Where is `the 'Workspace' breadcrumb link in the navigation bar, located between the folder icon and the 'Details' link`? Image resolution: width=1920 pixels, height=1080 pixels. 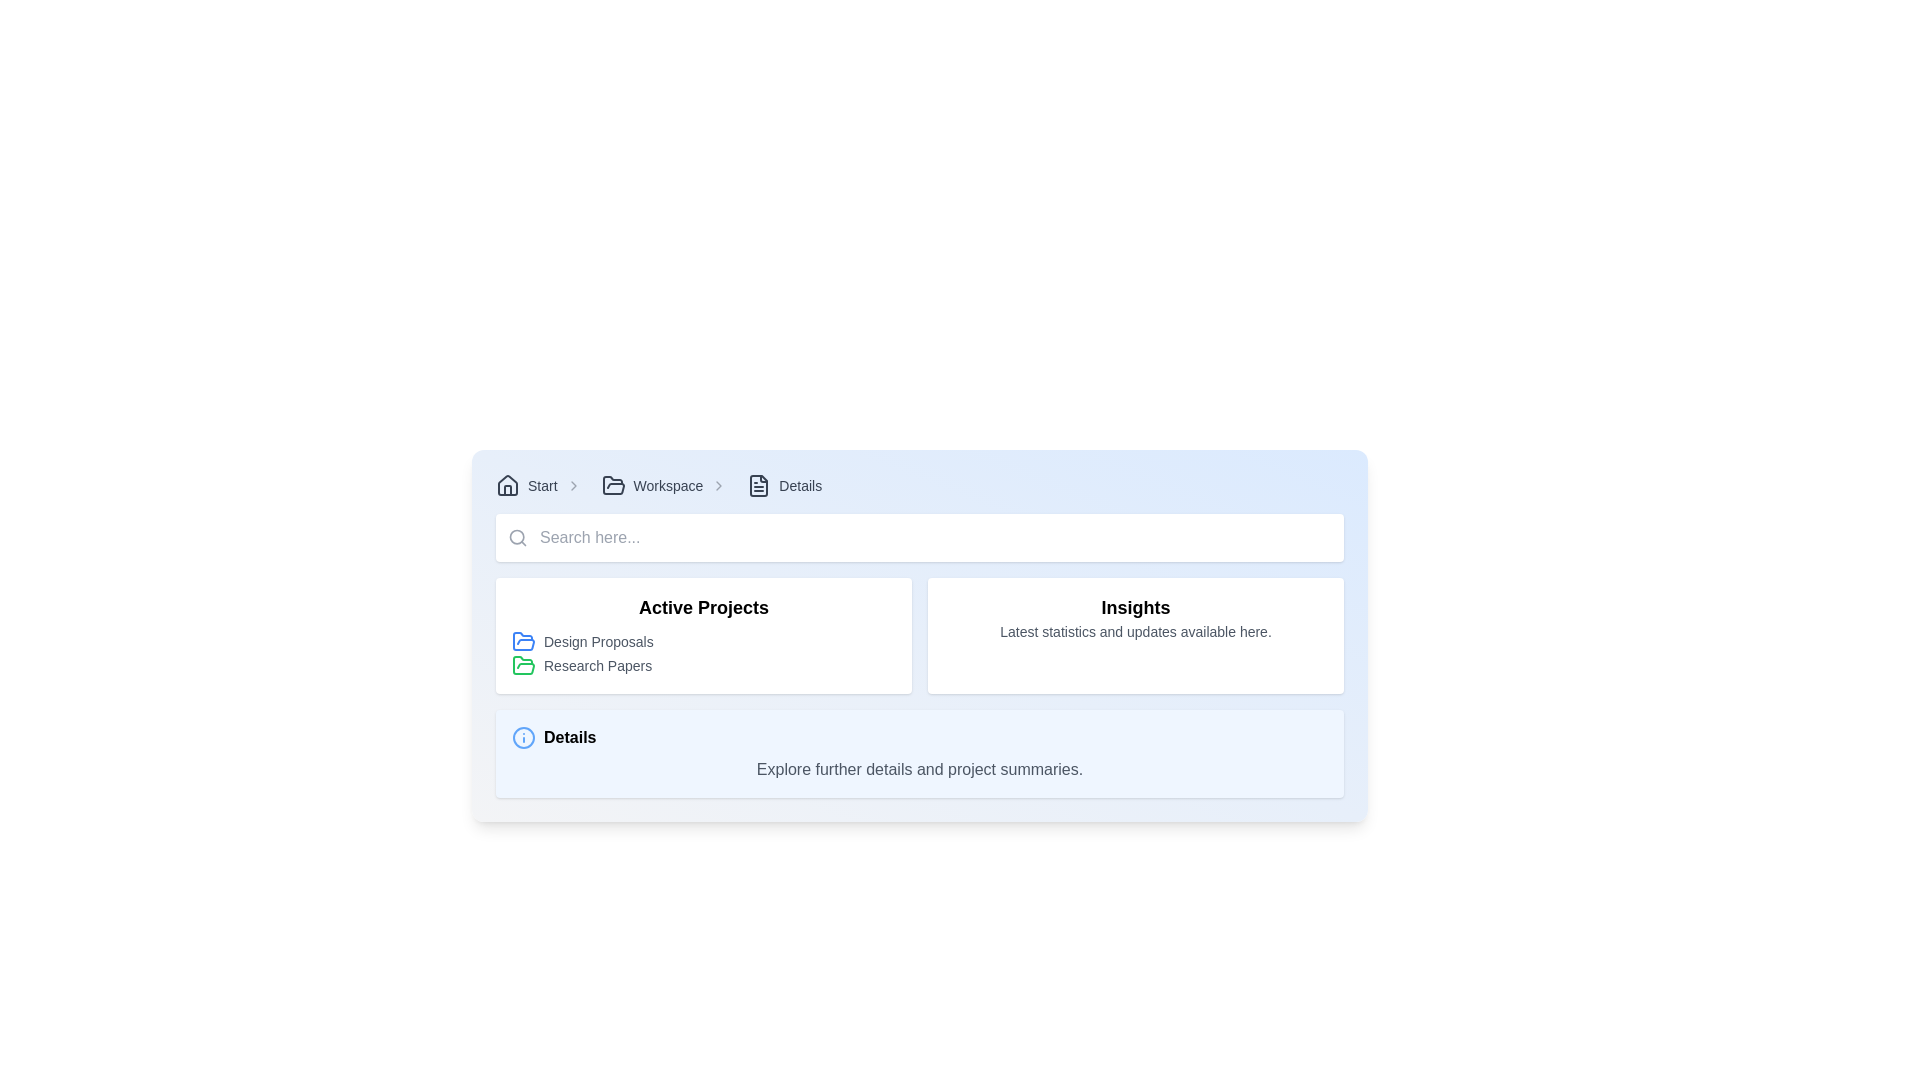 the 'Workspace' breadcrumb link in the navigation bar, located between the folder icon and the 'Details' link is located at coordinates (668, 486).